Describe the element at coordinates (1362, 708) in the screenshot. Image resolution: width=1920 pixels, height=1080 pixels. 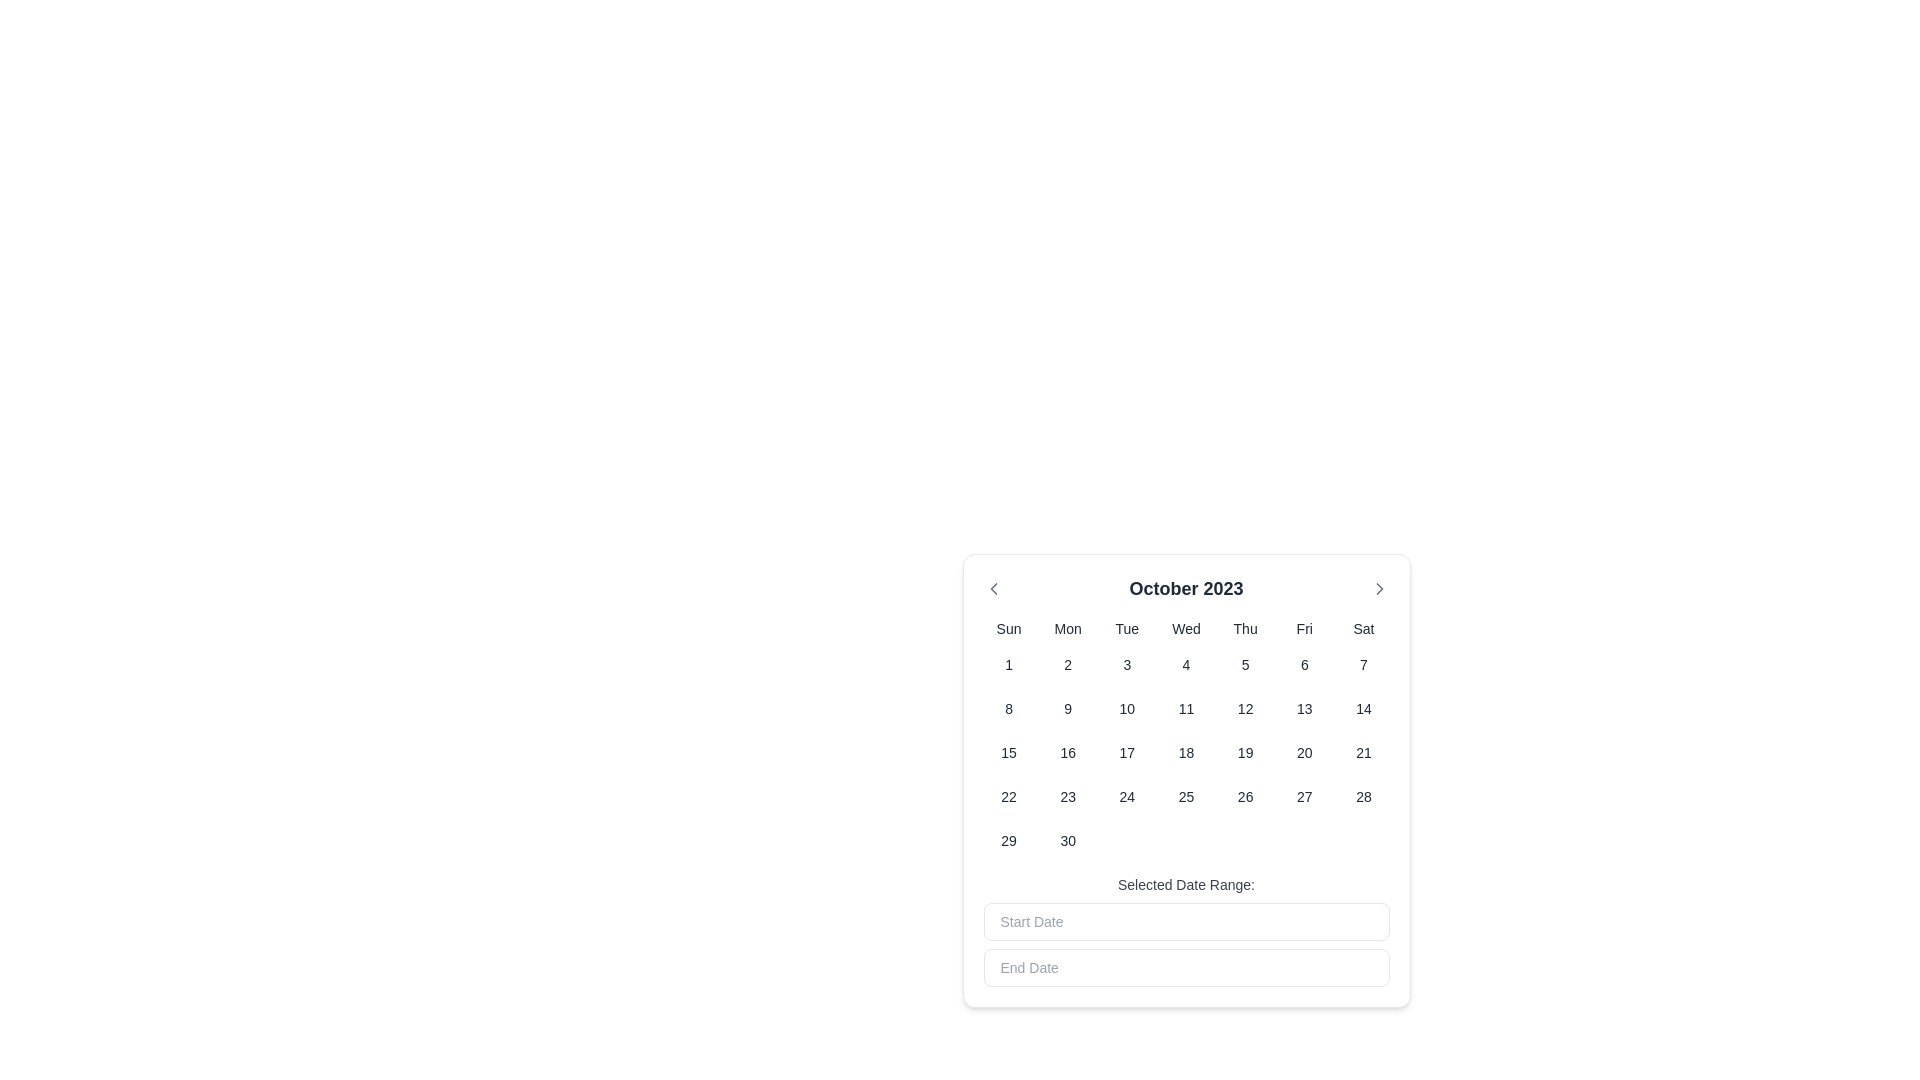
I see `the button displaying the number '14' in the October 2023 calendar` at that location.